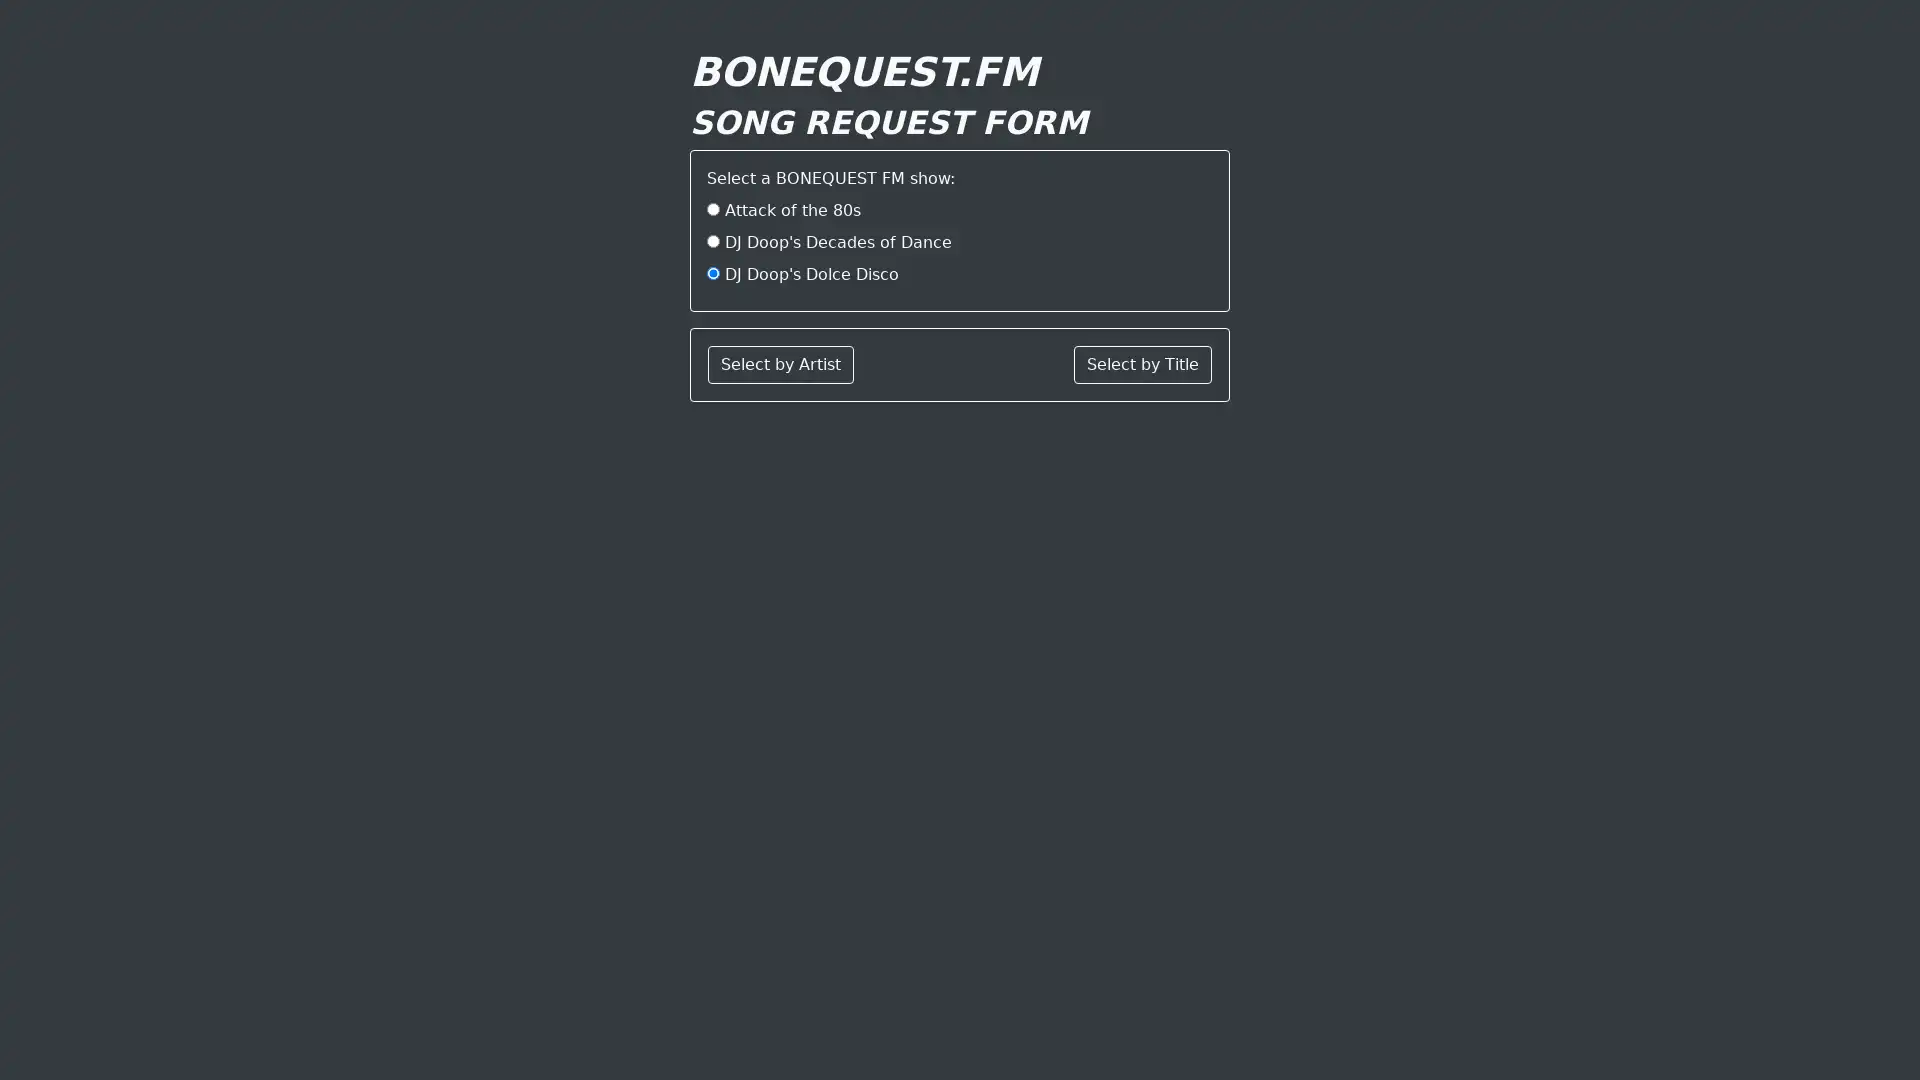  Describe the element at coordinates (780, 365) in the screenshot. I see `Select by Artist` at that location.